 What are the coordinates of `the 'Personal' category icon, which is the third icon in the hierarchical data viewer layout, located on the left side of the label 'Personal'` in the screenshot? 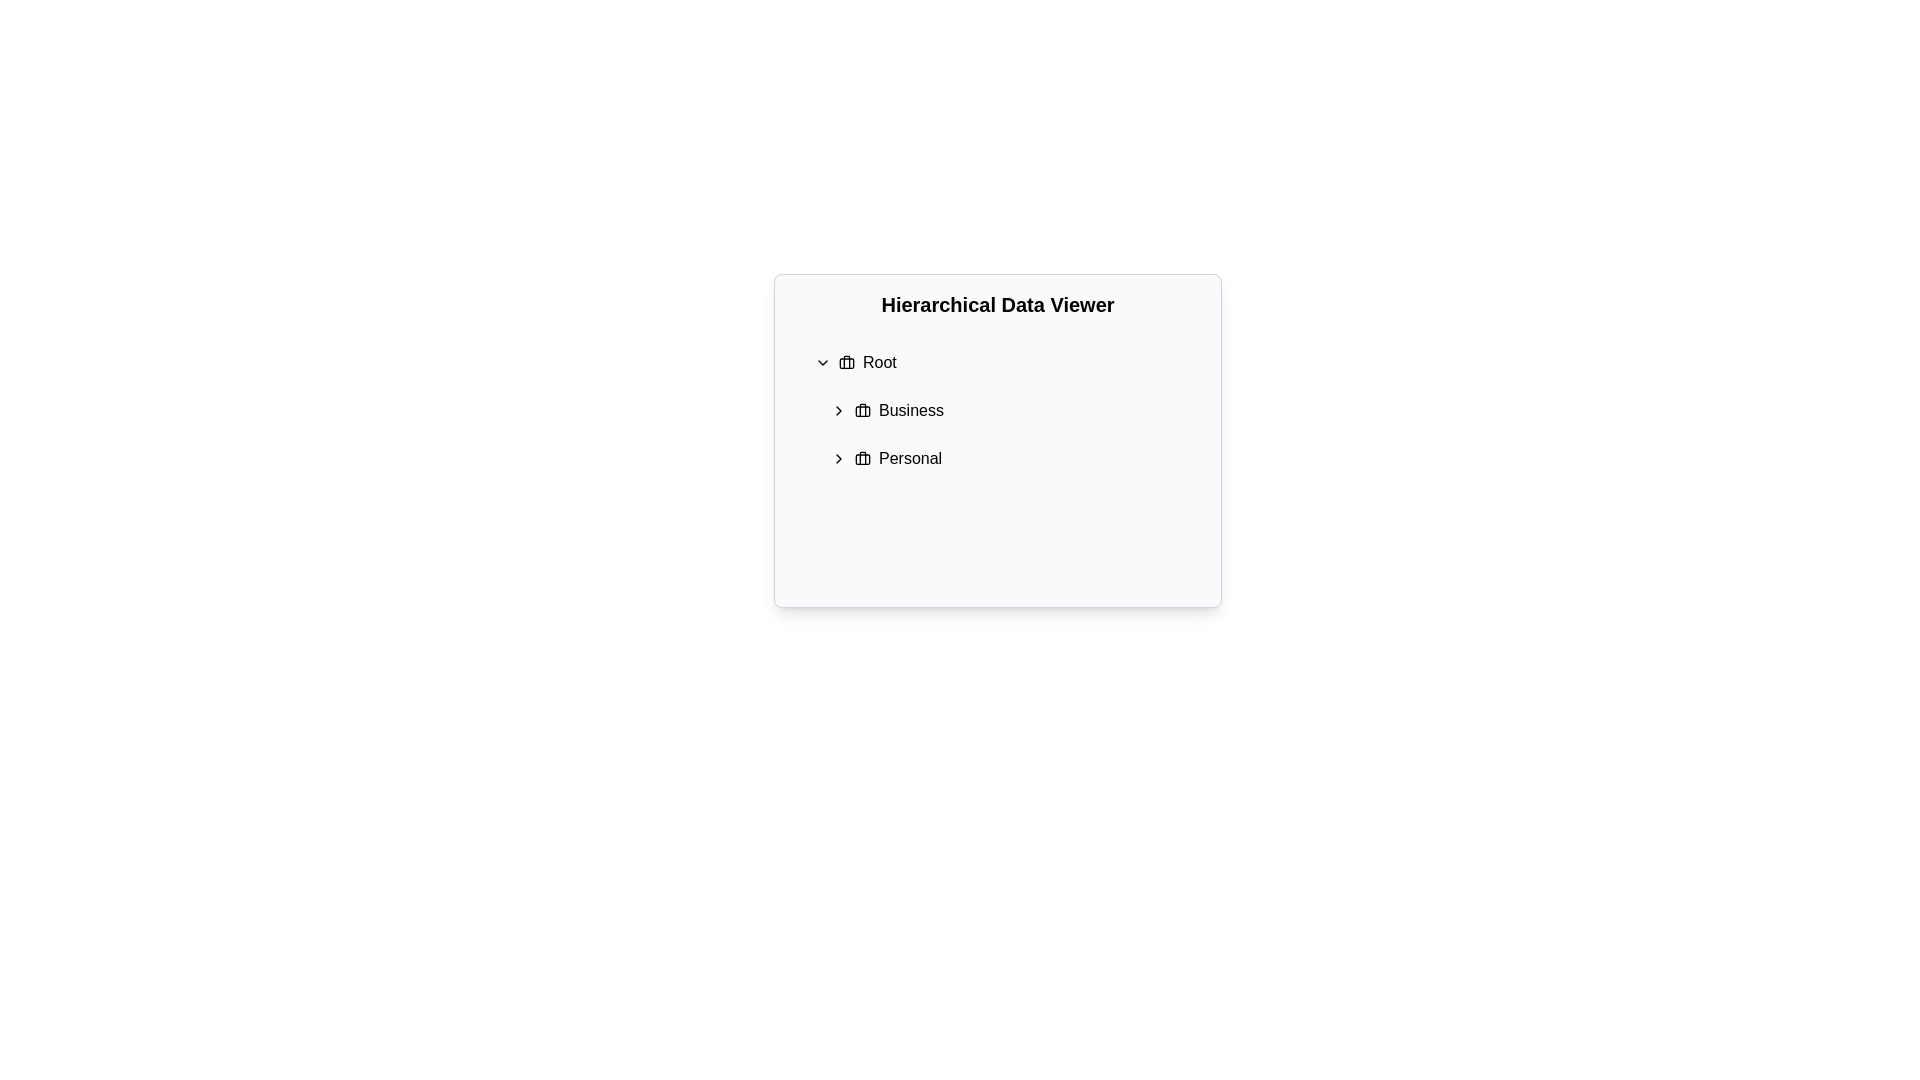 It's located at (863, 459).